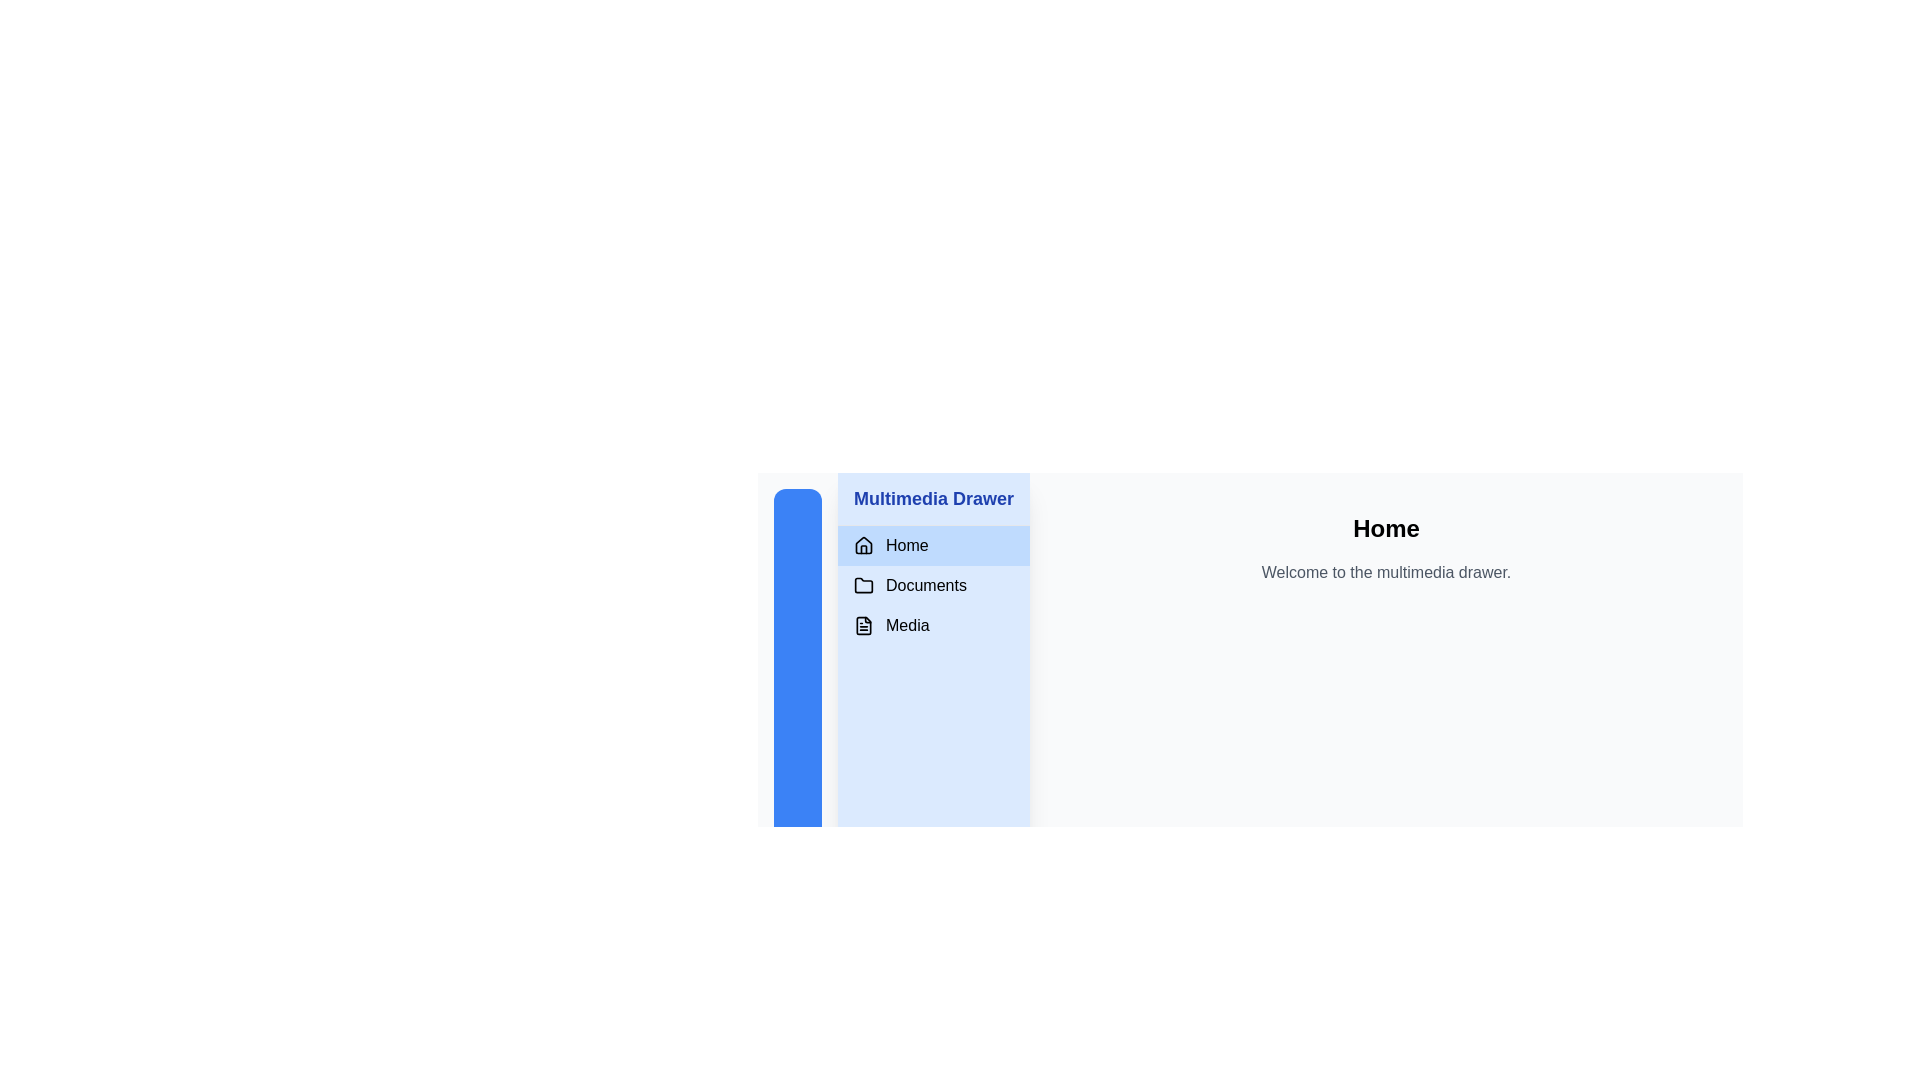 This screenshot has width=1920, height=1080. I want to click on the vector graphic house icon located in the 'Multimedia Drawer' menu, so click(864, 544).